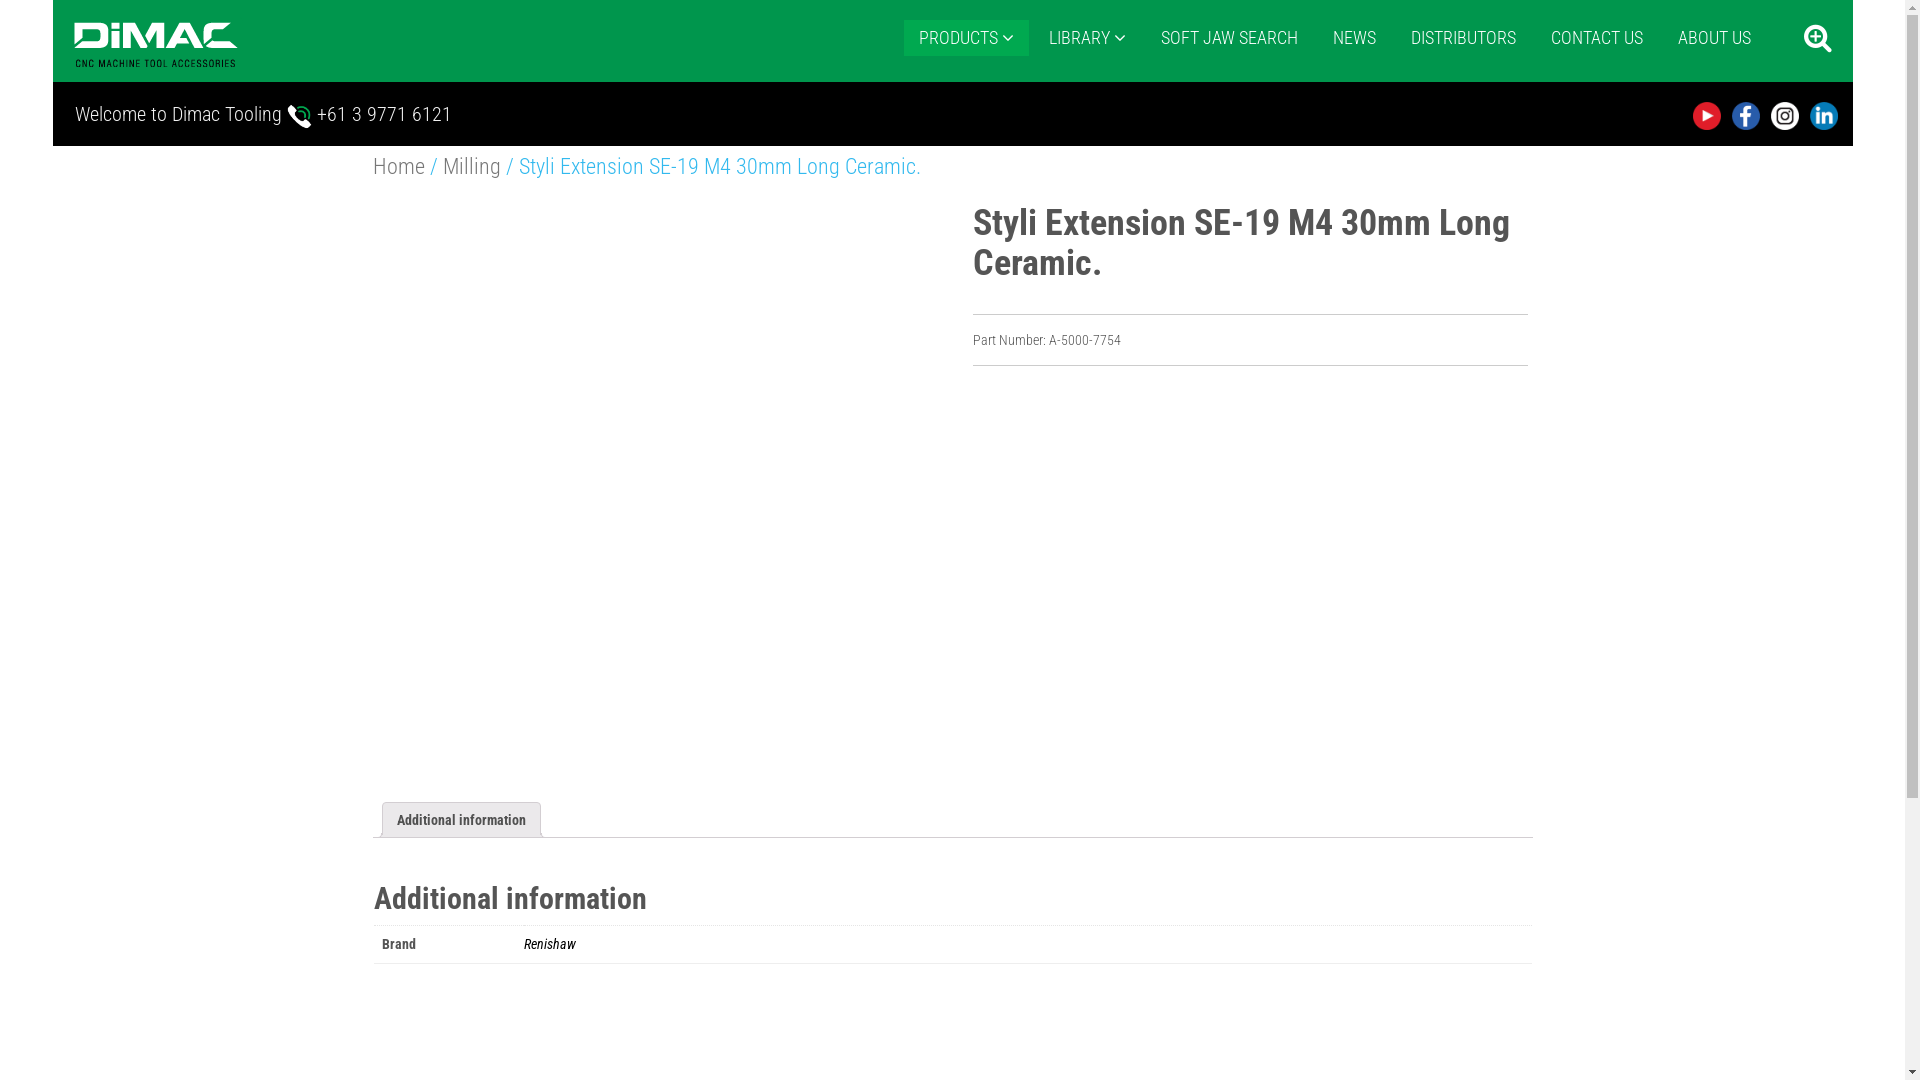 The height and width of the screenshot is (1080, 1920). Describe the element at coordinates (1463, 38) in the screenshot. I see `'DISTRIBUTORS'` at that location.